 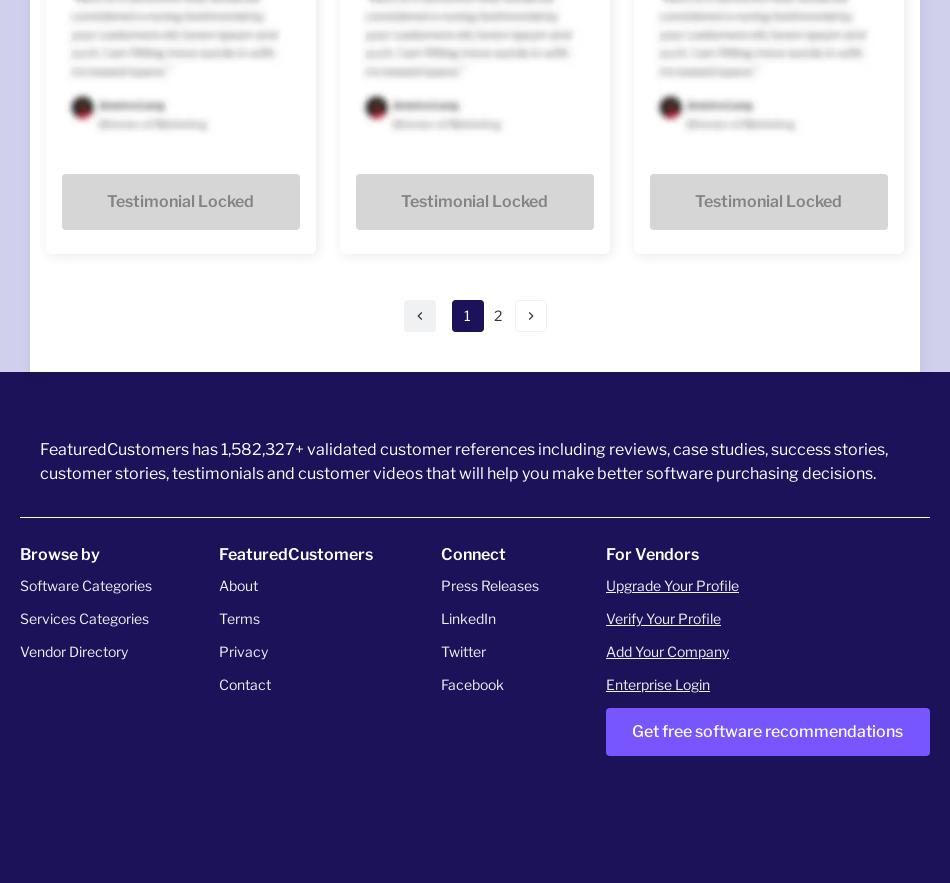 I want to click on 'Facebook', so click(x=470, y=683).